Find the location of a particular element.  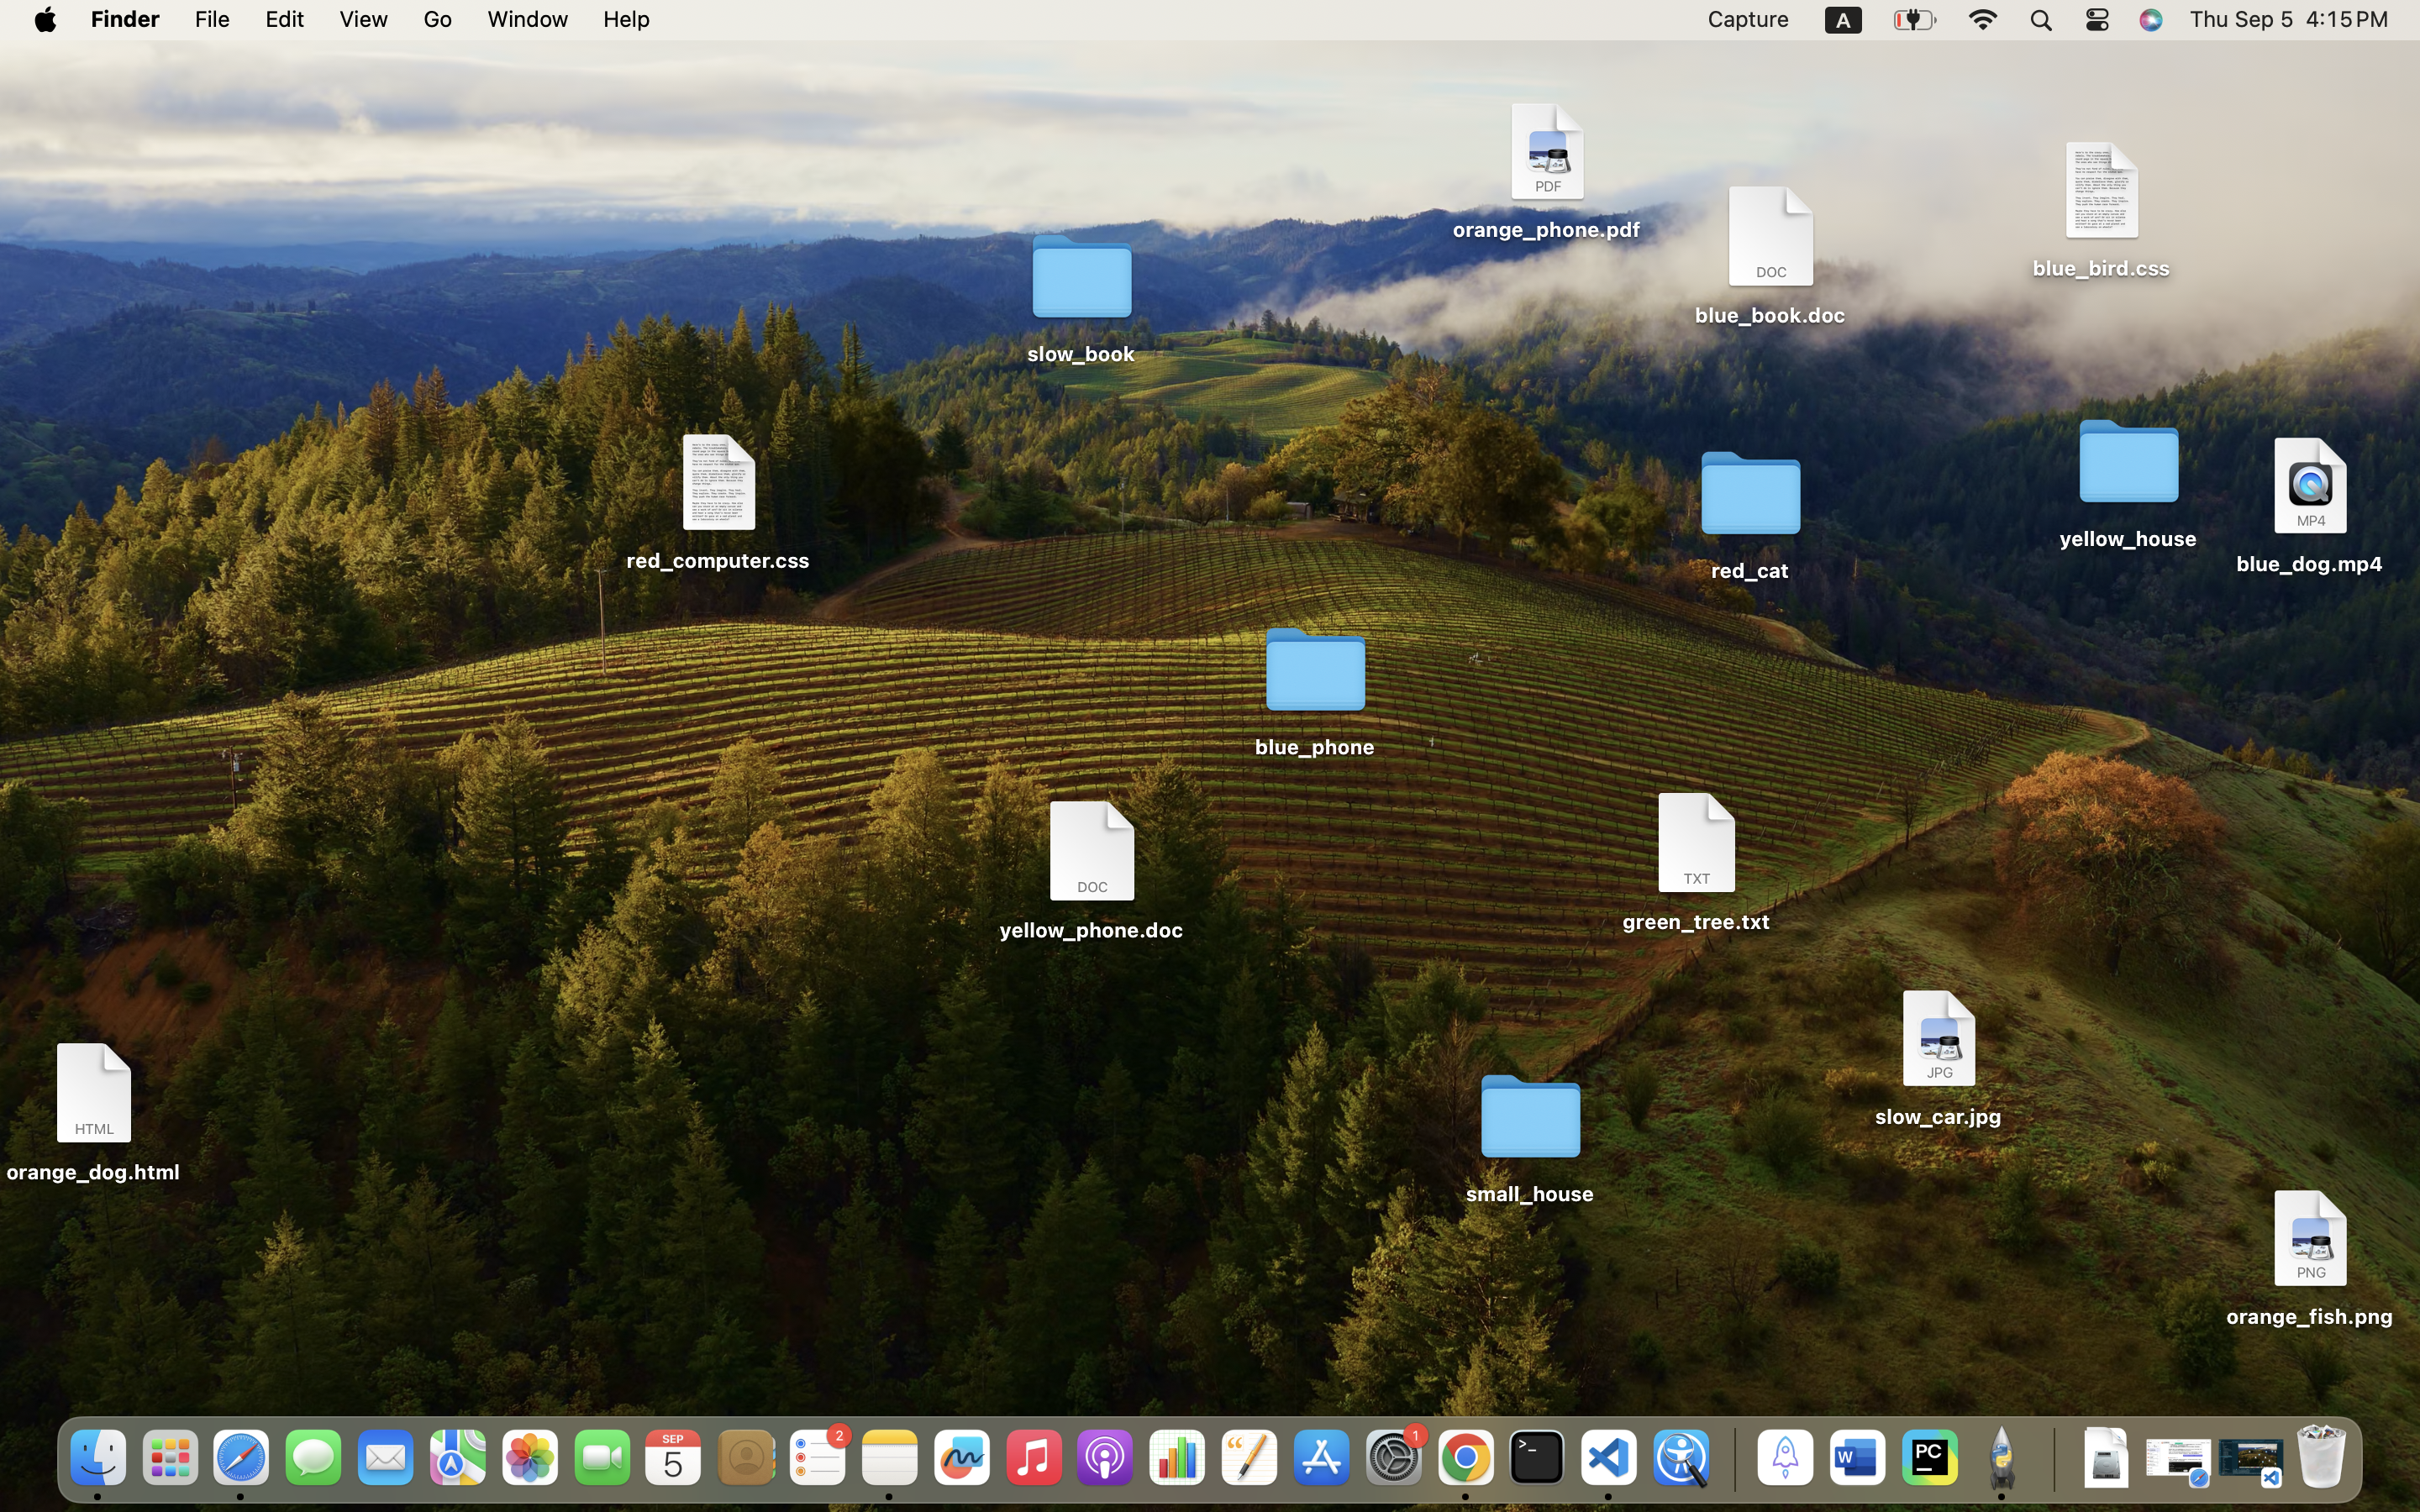

'0.4285714328289032' is located at coordinates (1730, 1458).